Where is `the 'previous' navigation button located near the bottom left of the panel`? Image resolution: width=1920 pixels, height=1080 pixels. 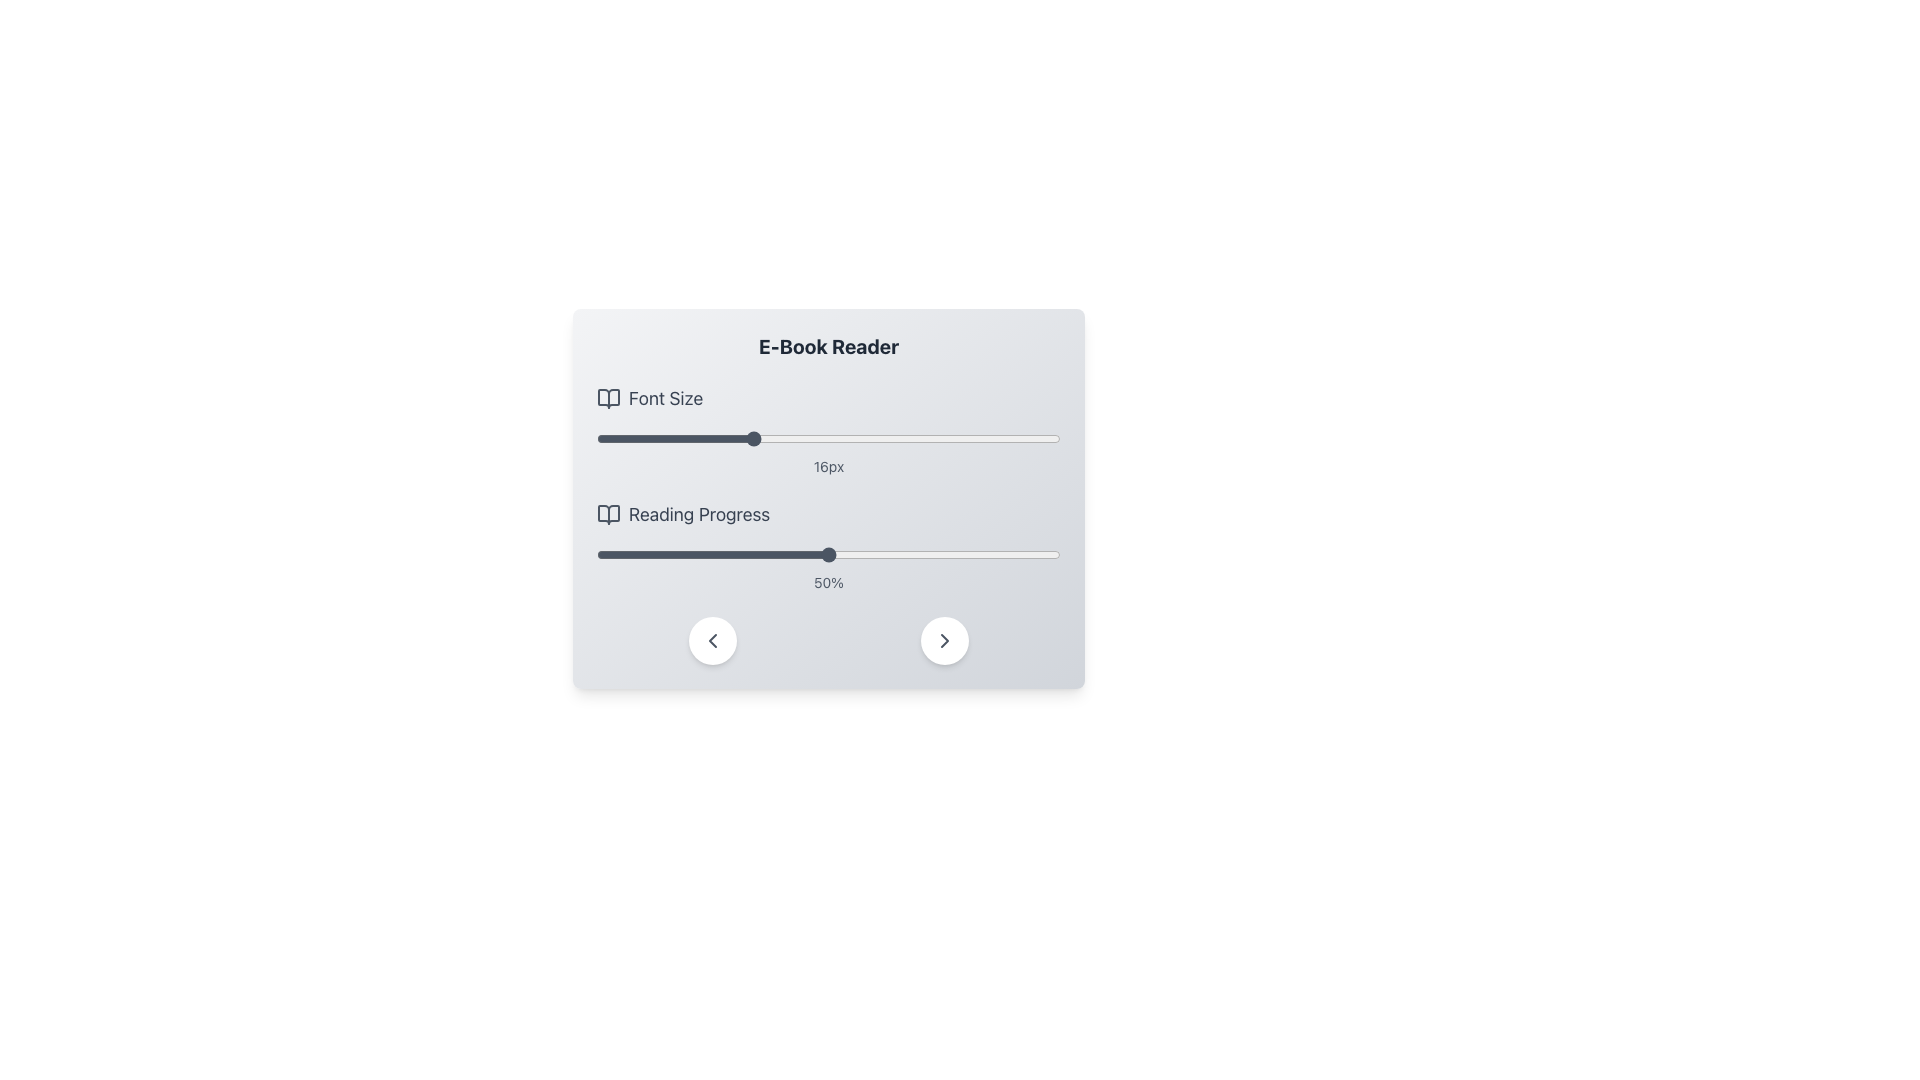 the 'previous' navigation button located near the bottom left of the panel is located at coordinates (713, 640).